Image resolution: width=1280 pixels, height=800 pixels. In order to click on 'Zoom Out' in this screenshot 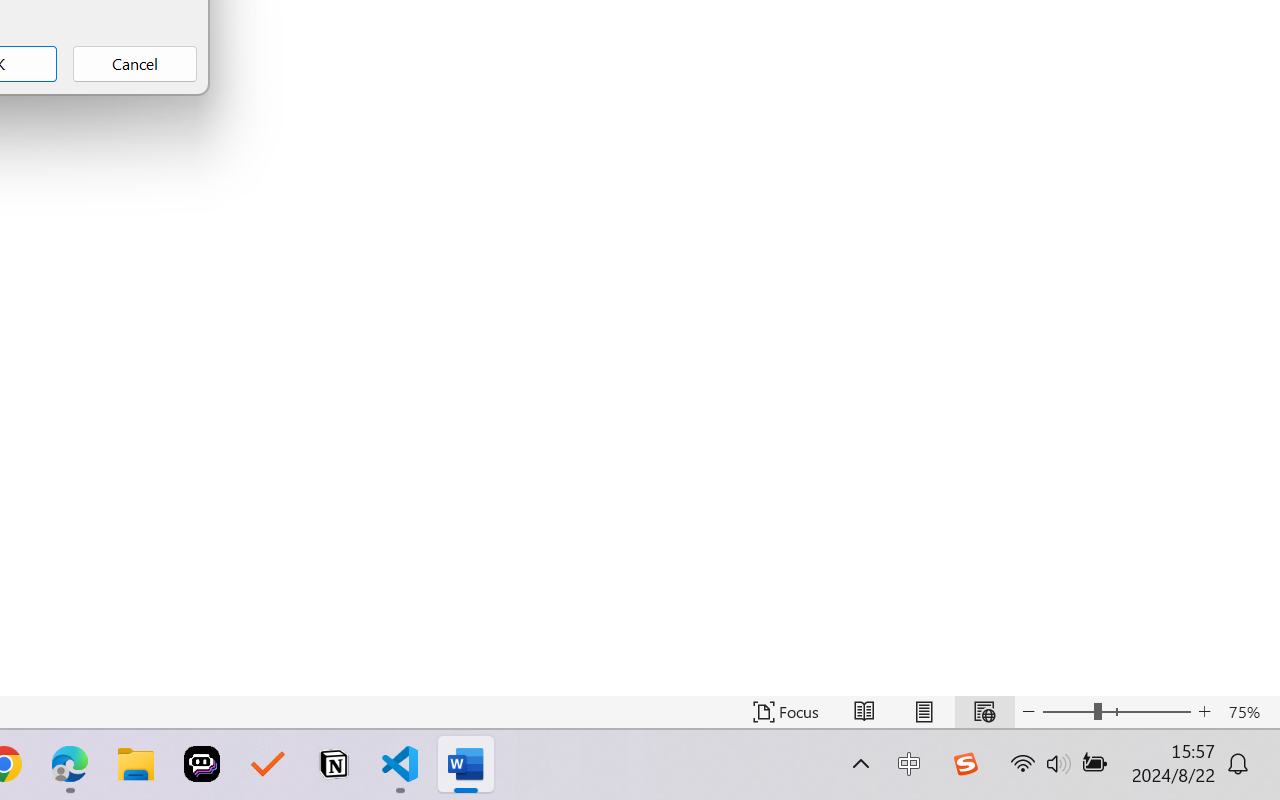, I will do `click(1067, 711)`.